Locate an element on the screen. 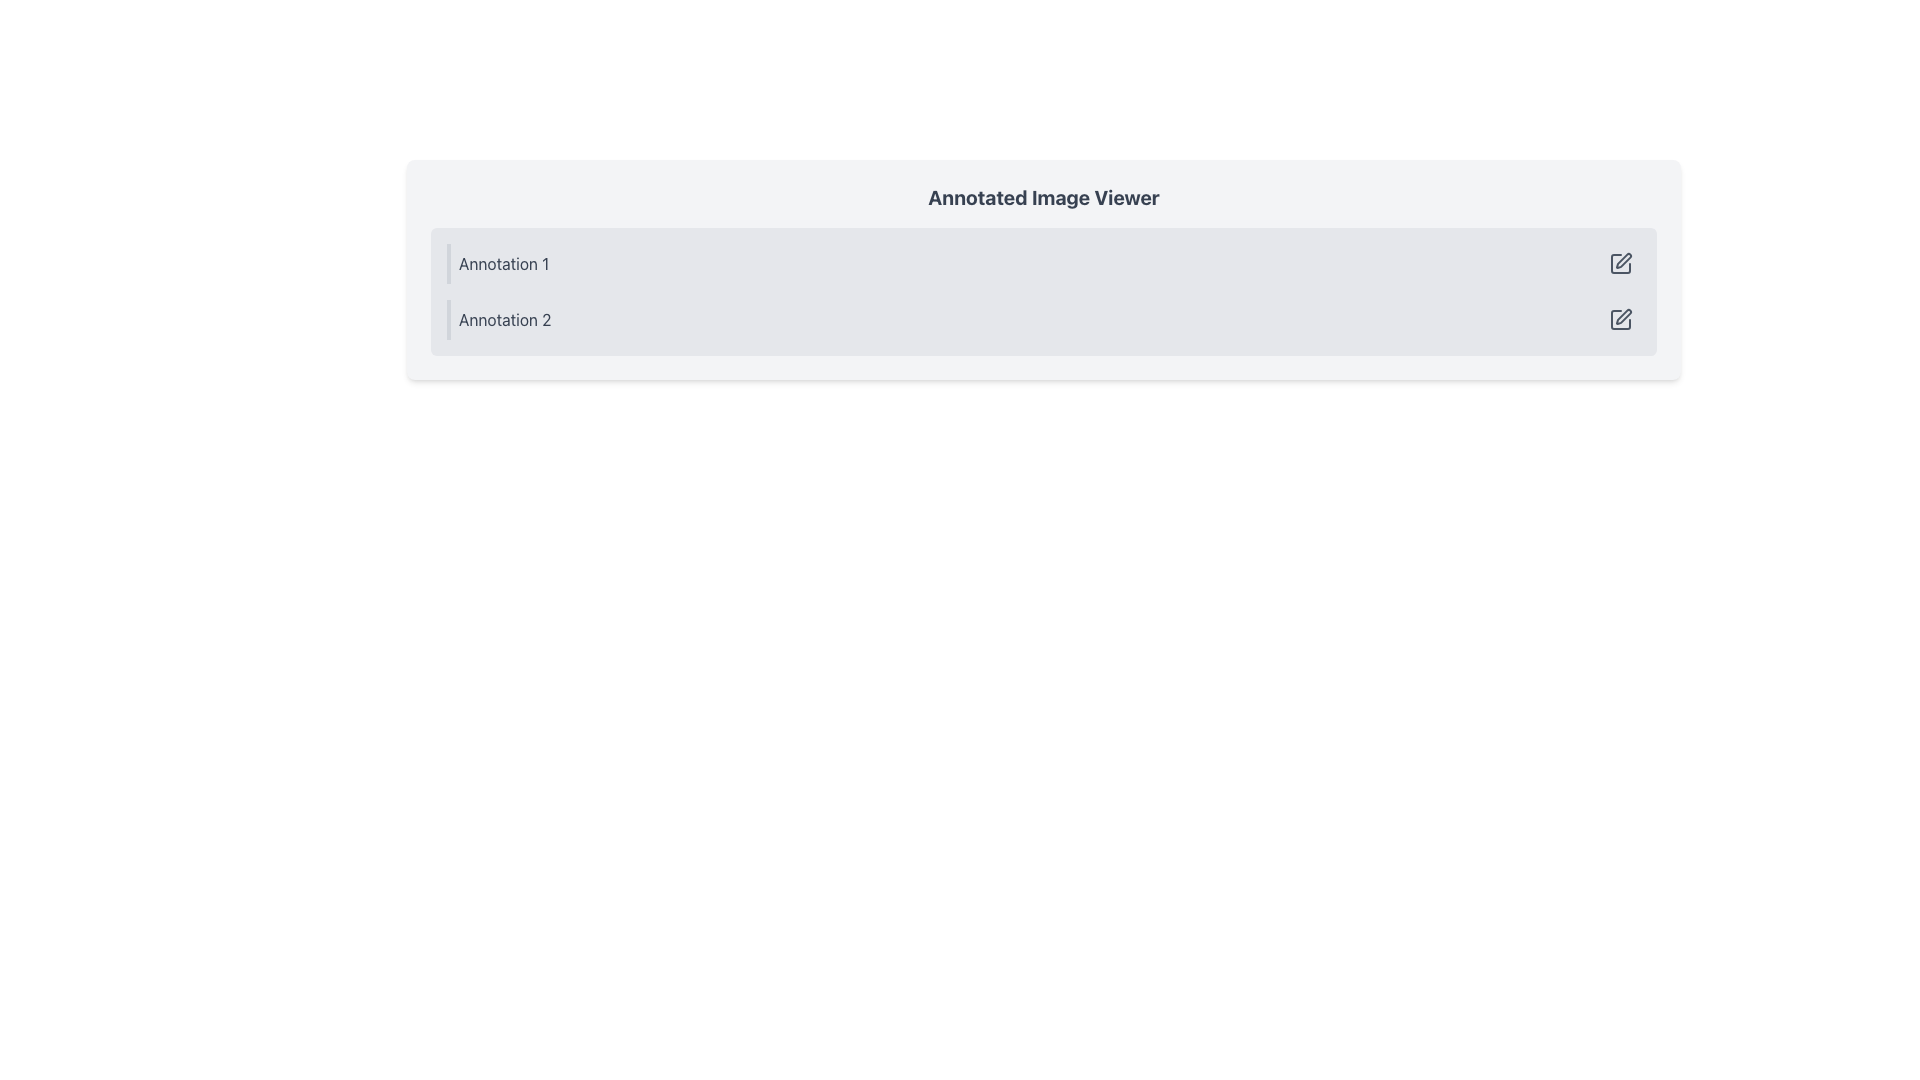  the Action Icon, which is a gray pen-shaped icon located to the right of the label 'Annotation 1' is located at coordinates (1621, 262).